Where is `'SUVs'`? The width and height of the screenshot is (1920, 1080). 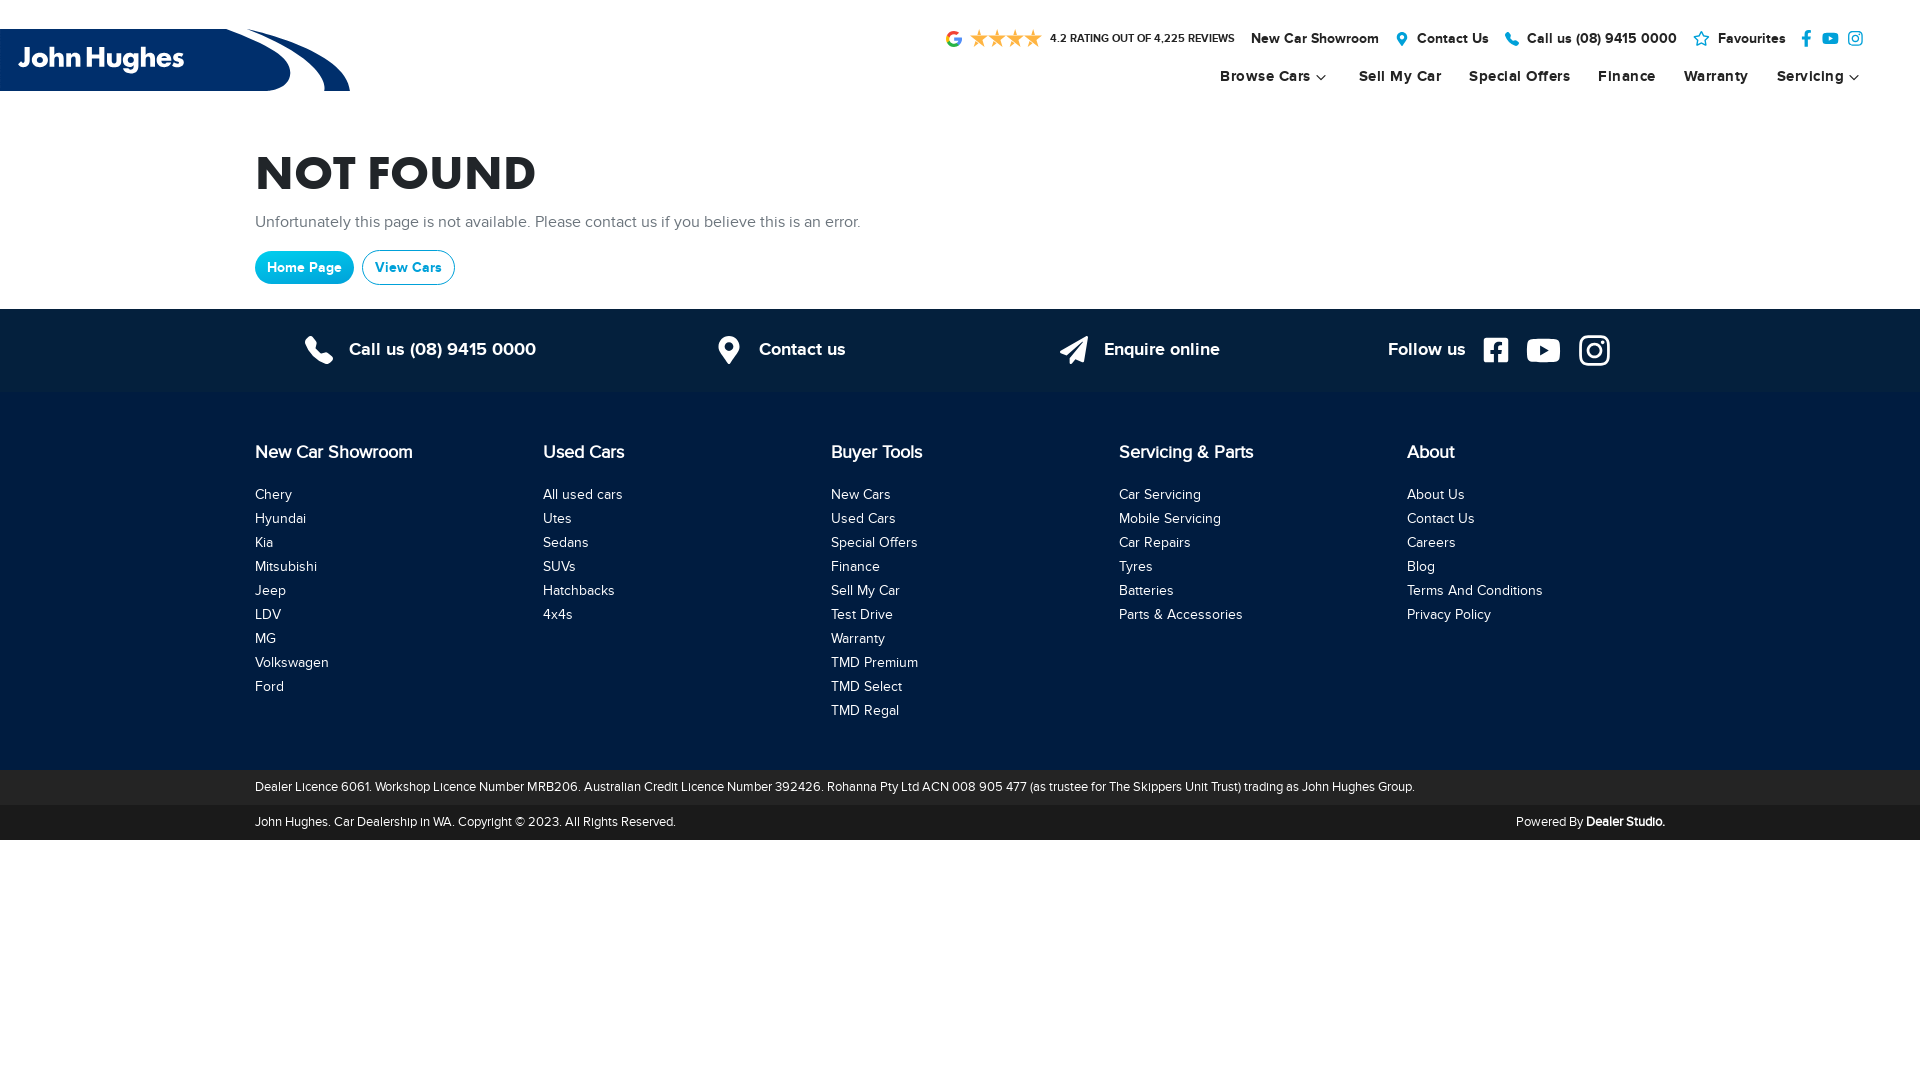
'SUVs' is located at coordinates (559, 566).